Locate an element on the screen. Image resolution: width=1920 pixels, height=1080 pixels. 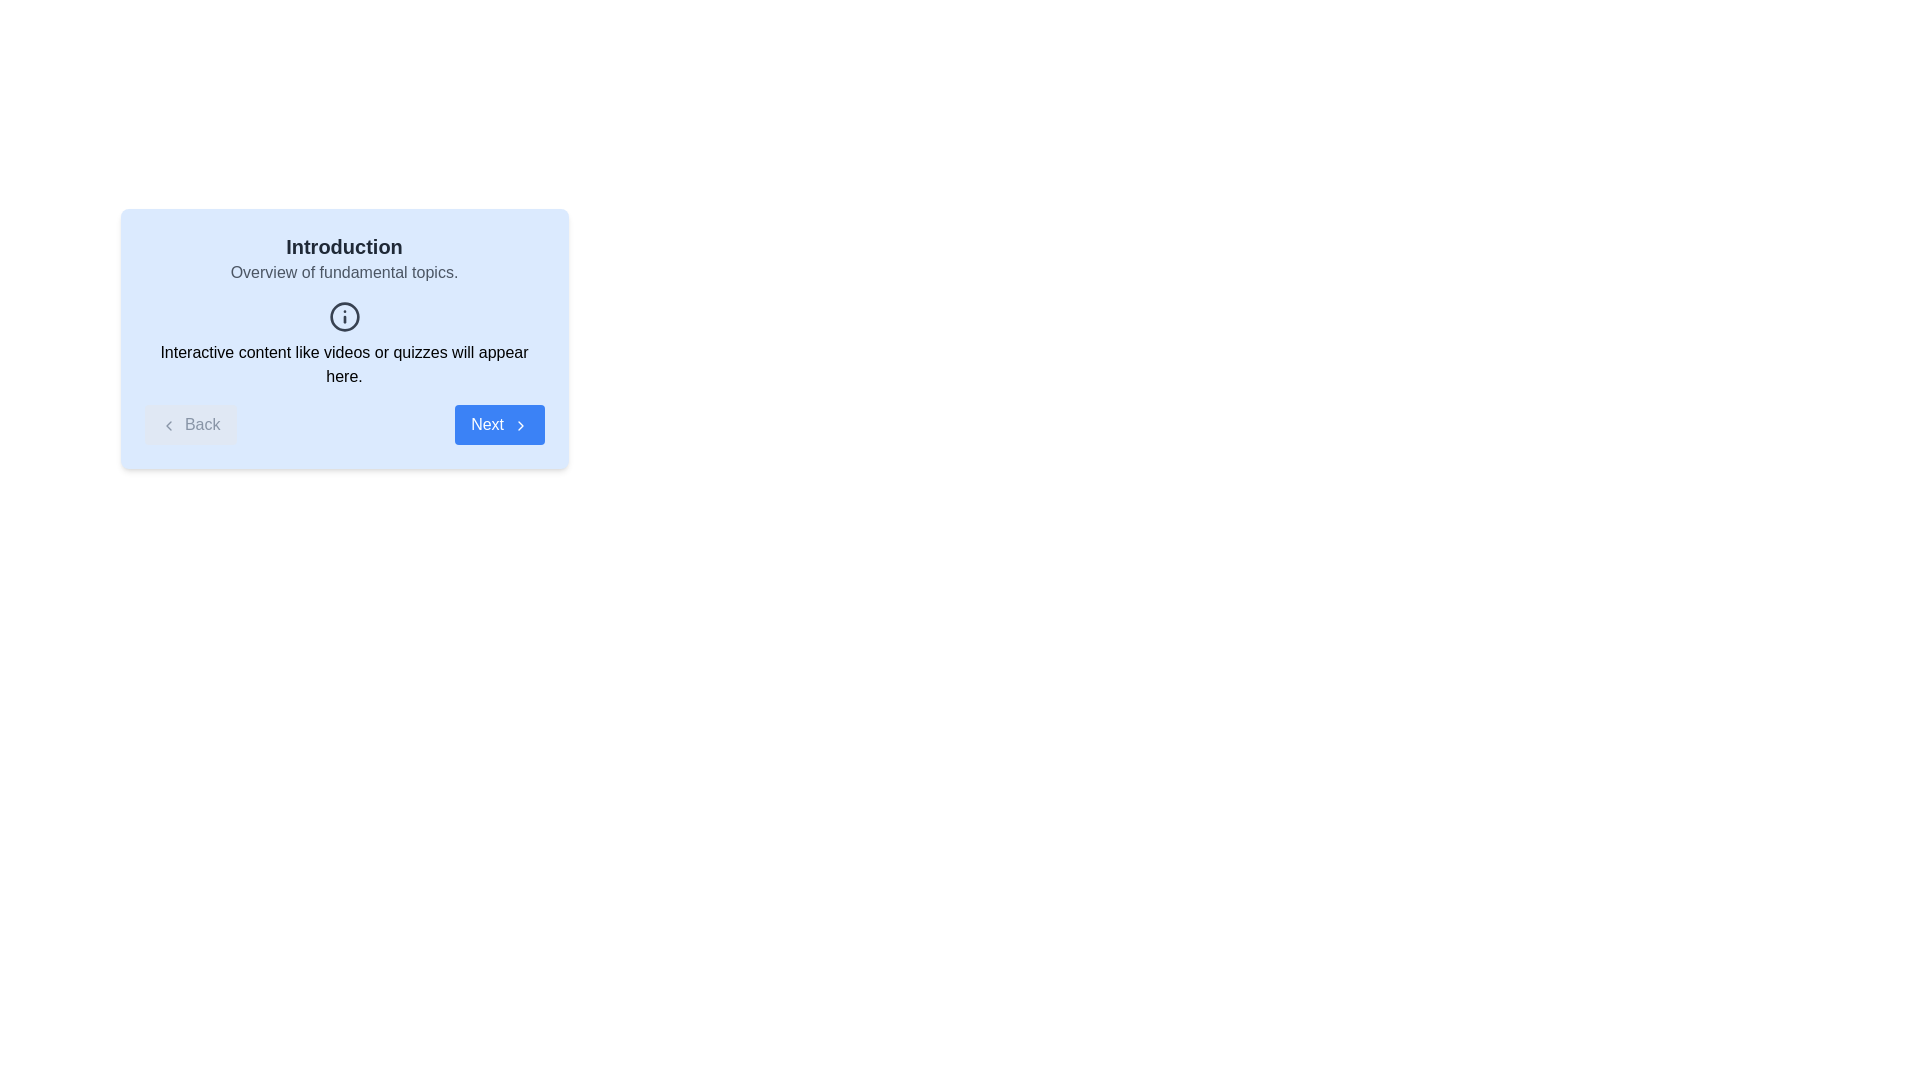
the 'Info' icon to reveal additional information is located at coordinates (344, 315).